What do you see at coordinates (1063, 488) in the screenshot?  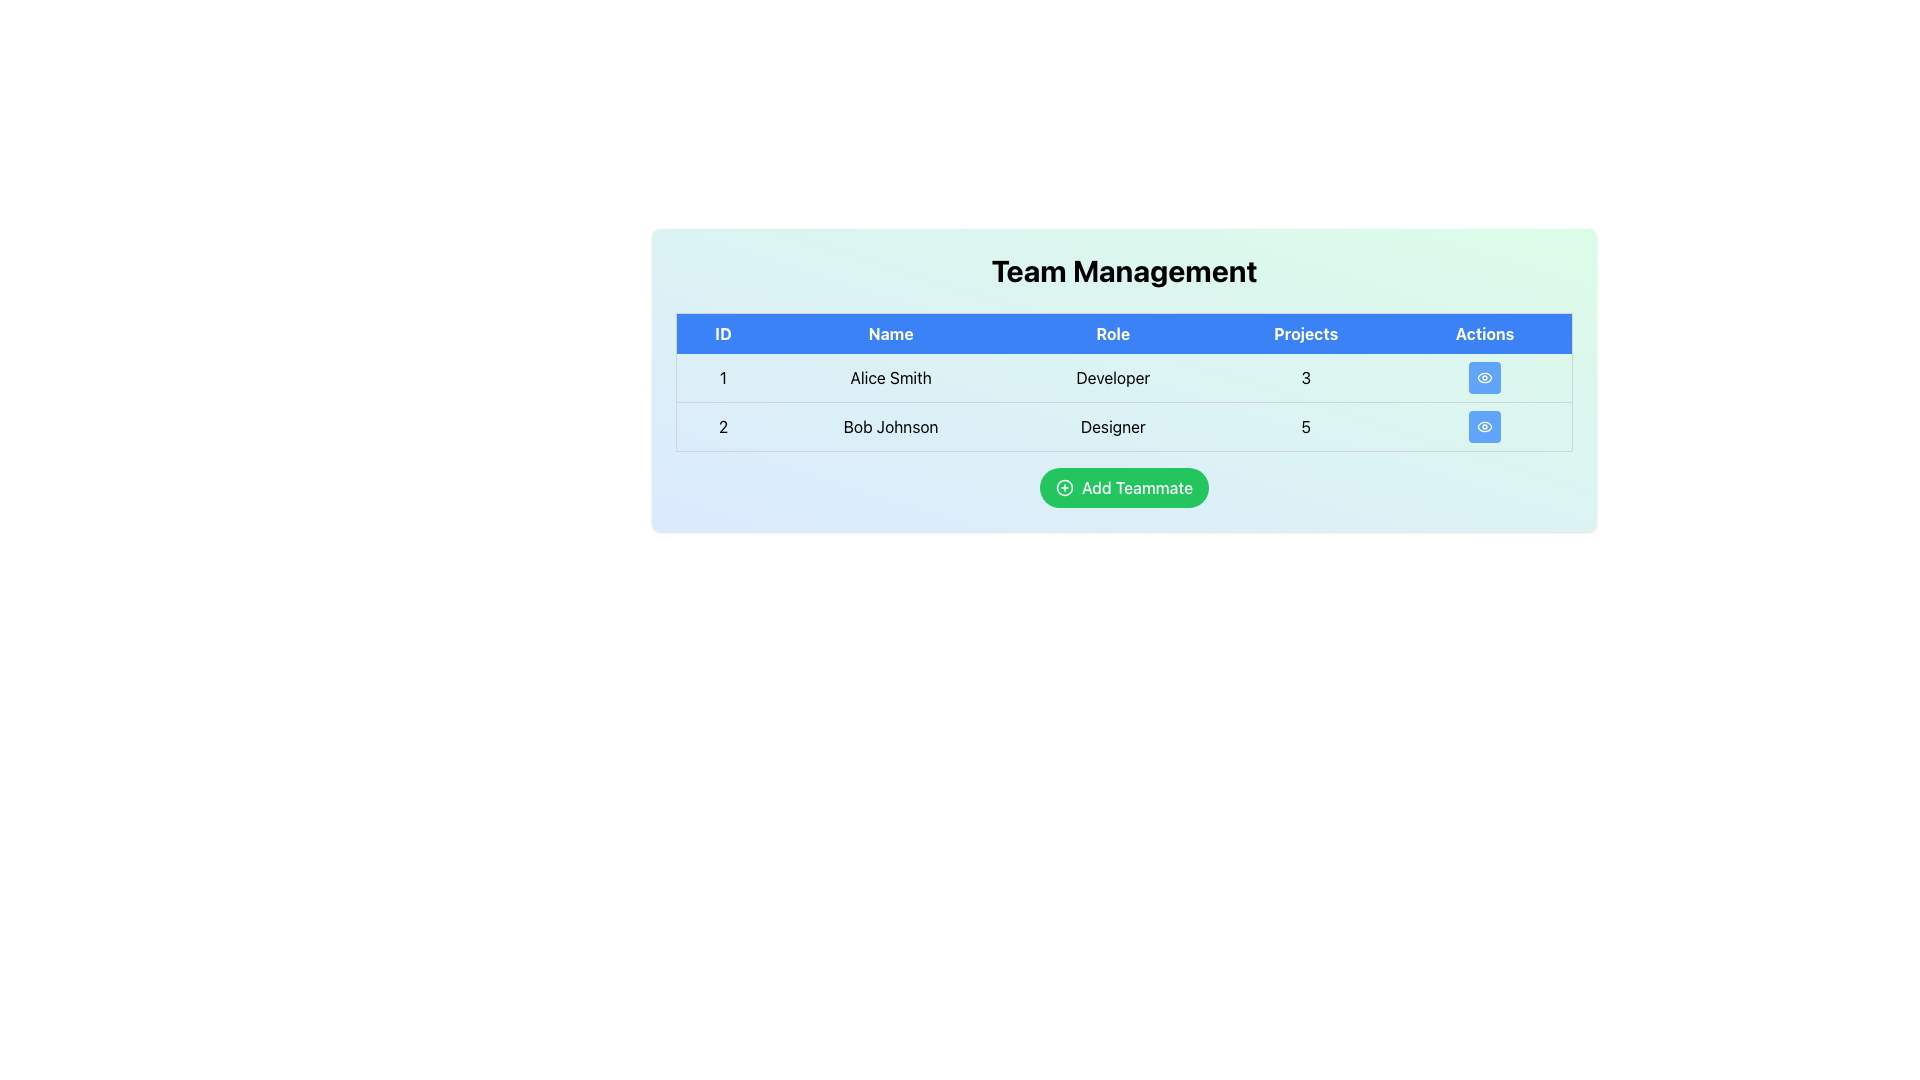 I see `the 'Add Teammate' button, which features an icon on its left side and has a green background with white text, to interact with it` at bounding box center [1063, 488].